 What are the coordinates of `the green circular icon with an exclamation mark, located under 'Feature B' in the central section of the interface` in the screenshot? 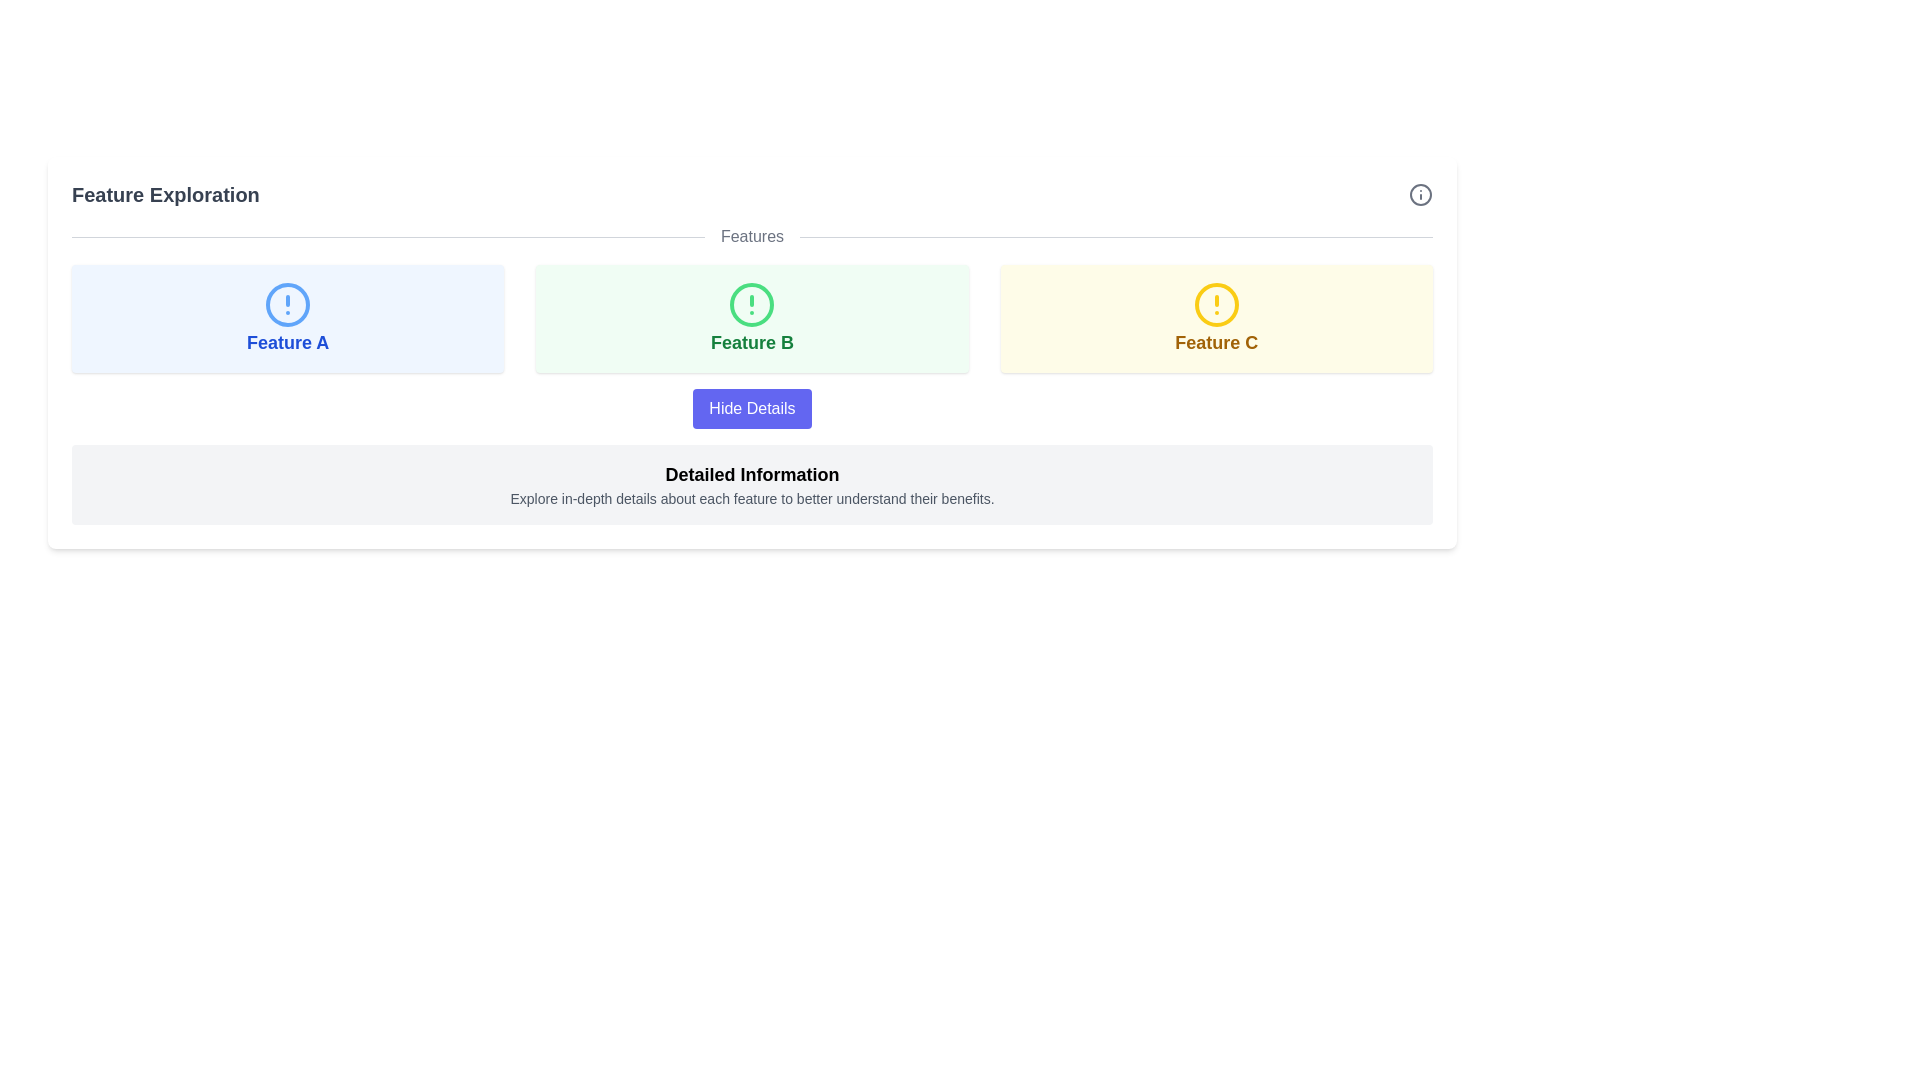 It's located at (751, 304).